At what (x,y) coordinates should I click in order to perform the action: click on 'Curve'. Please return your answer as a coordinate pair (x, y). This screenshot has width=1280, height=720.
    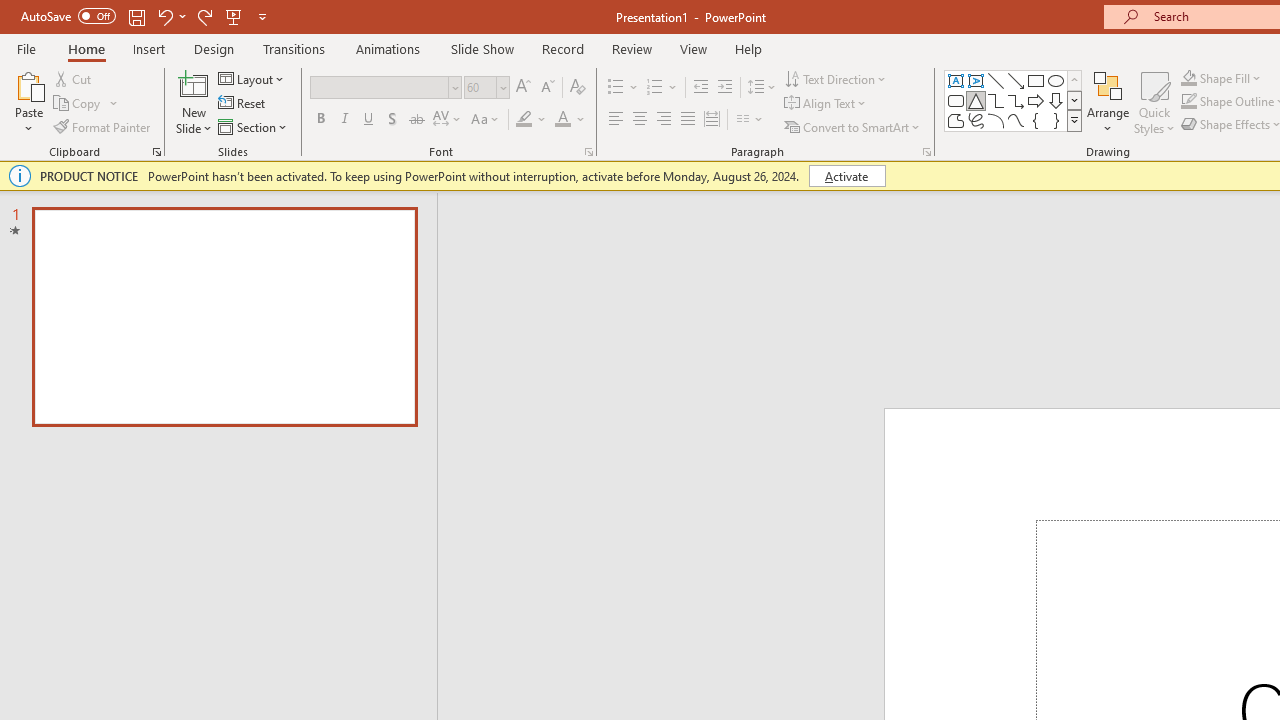
    Looking at the image, I should click on (1016, 120).